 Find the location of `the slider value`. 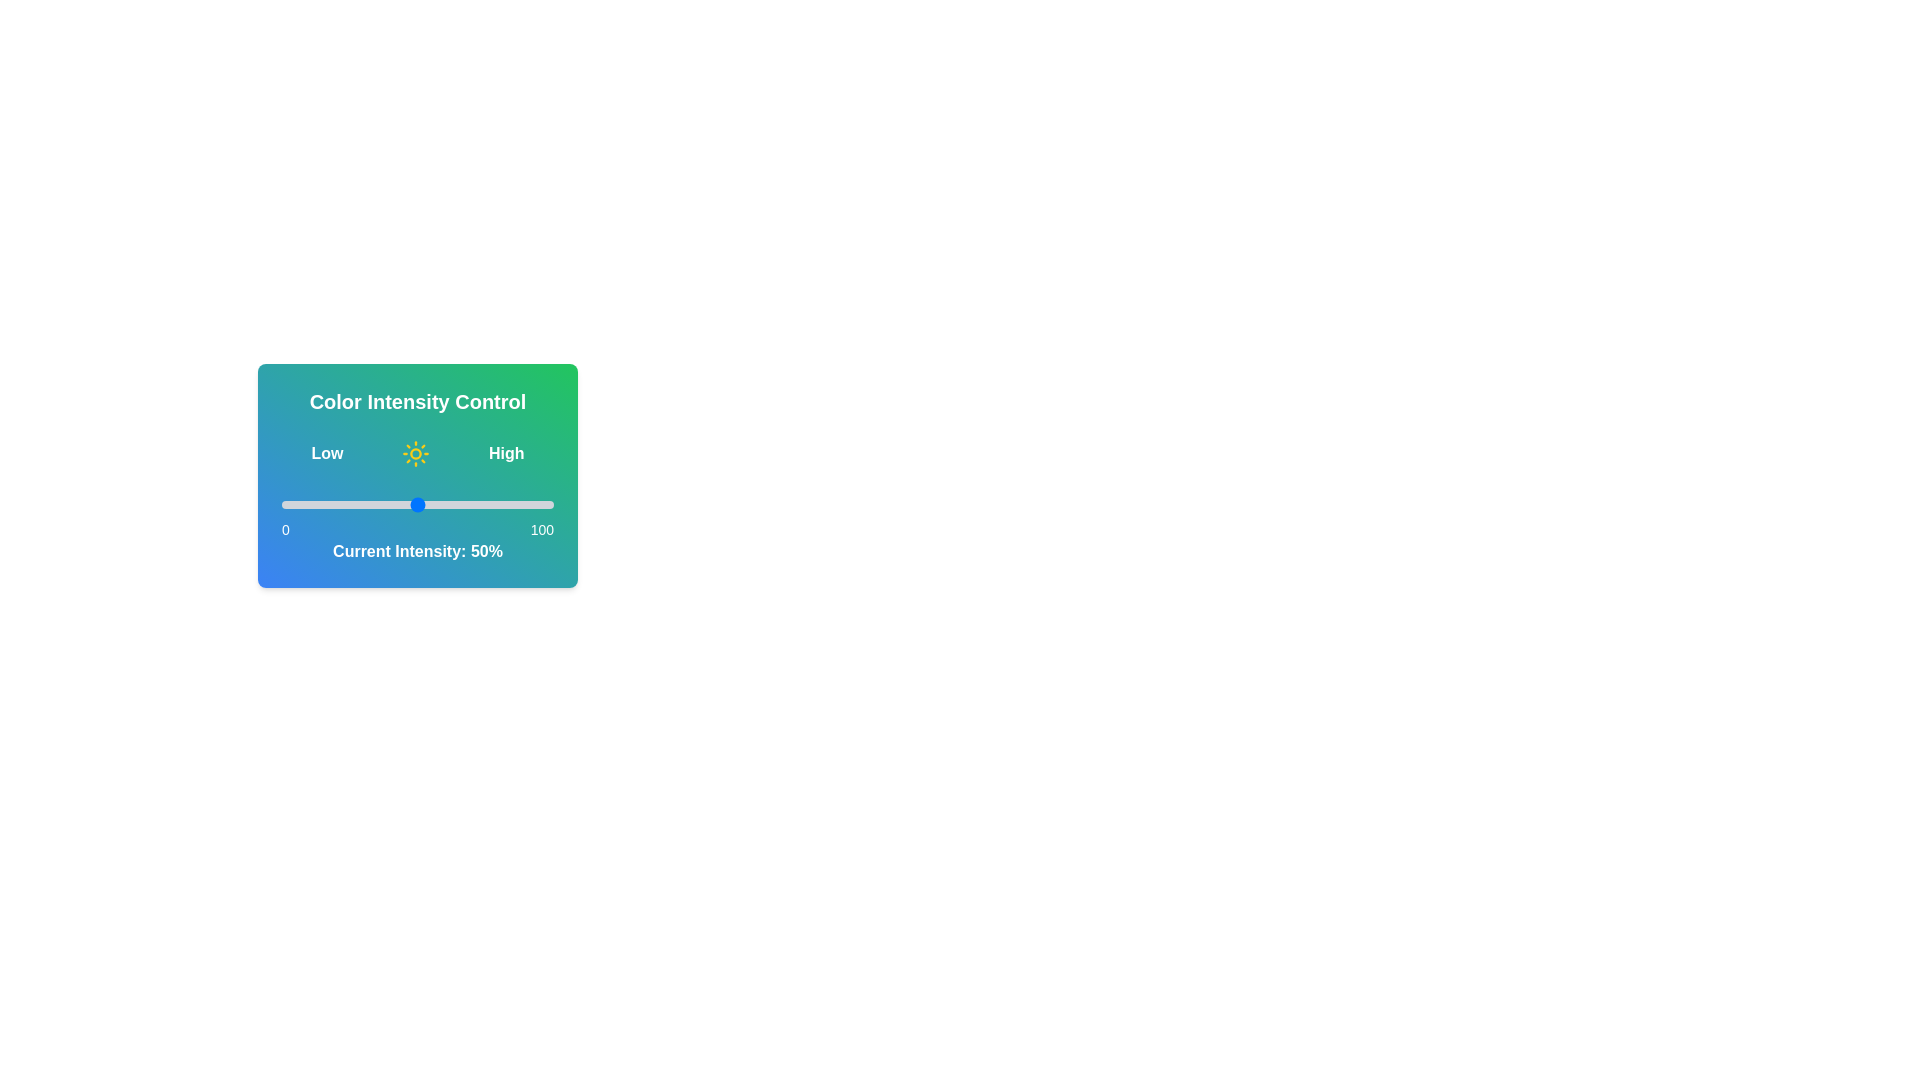

the slider value is located at coordinates (455, 504).